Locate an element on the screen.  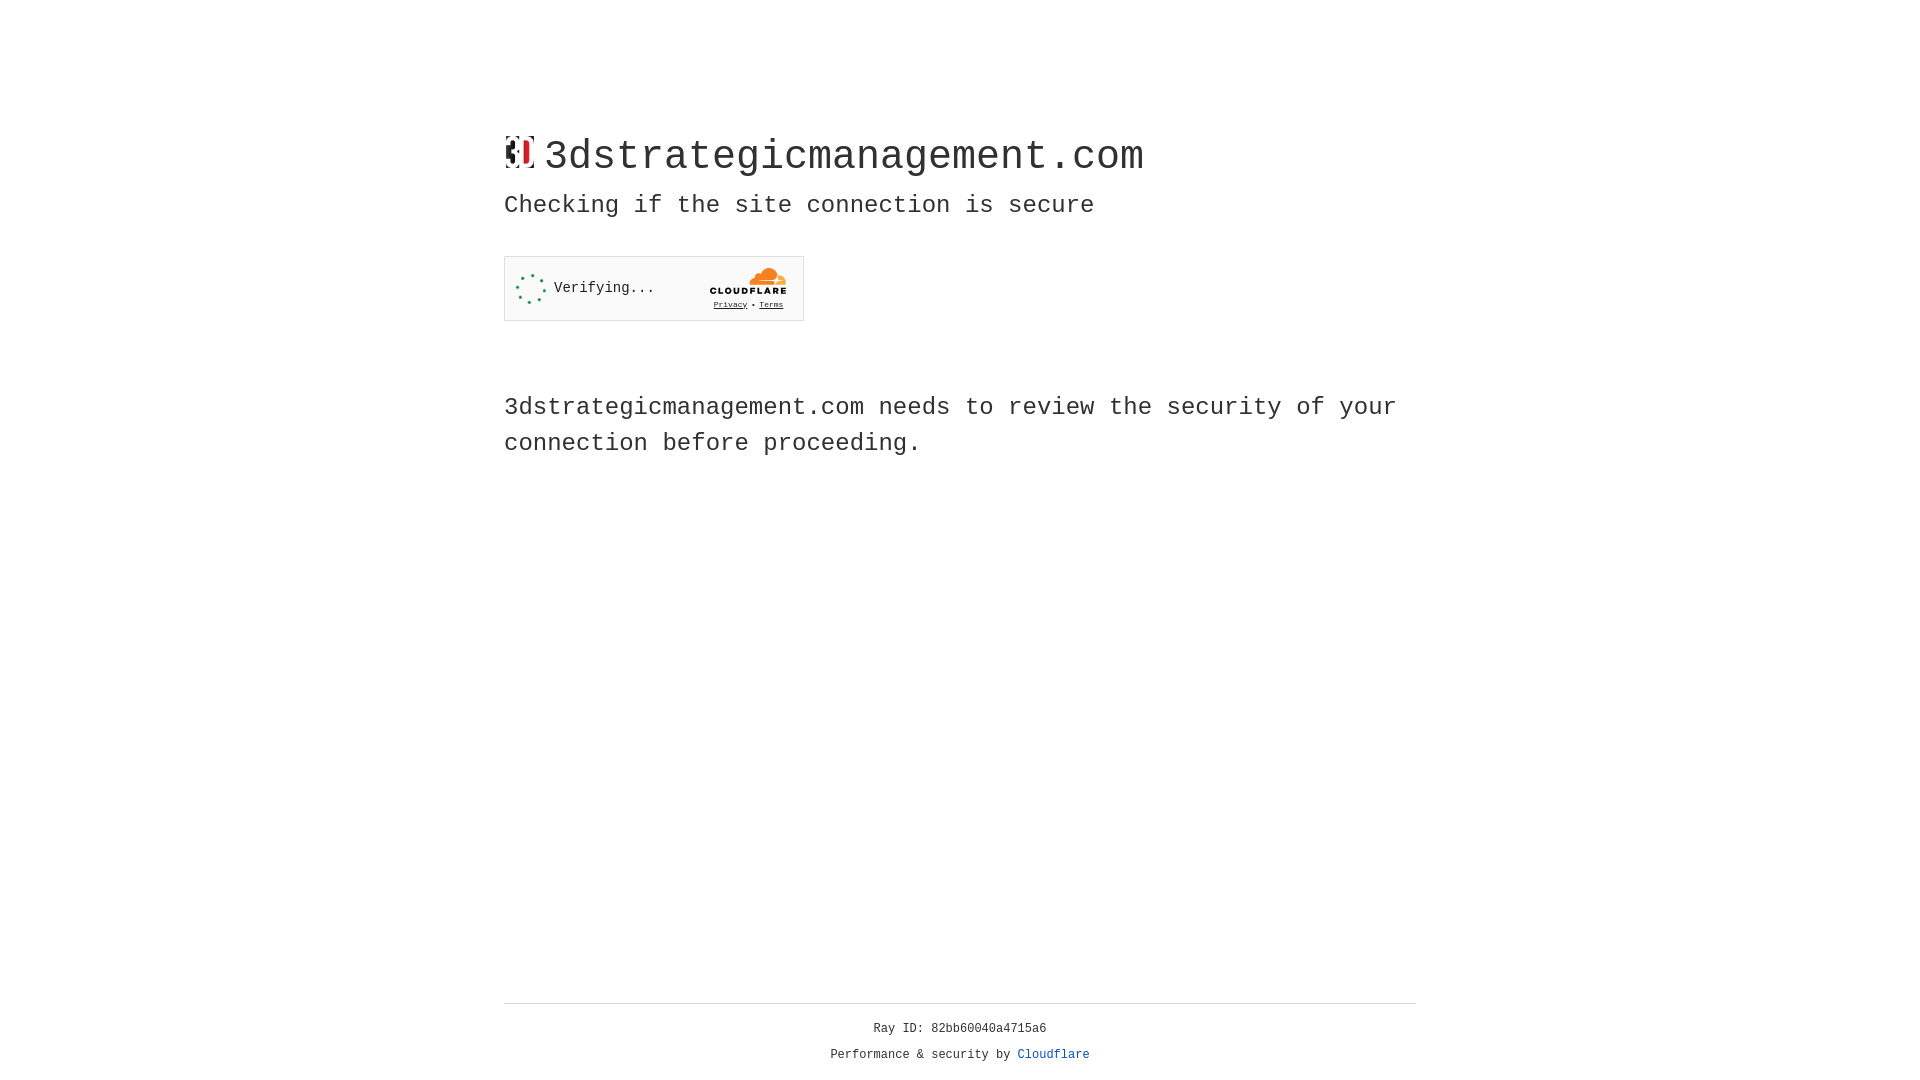
'Widget containing a Cloudflare security challenge' is located at coordinates (653, 288).